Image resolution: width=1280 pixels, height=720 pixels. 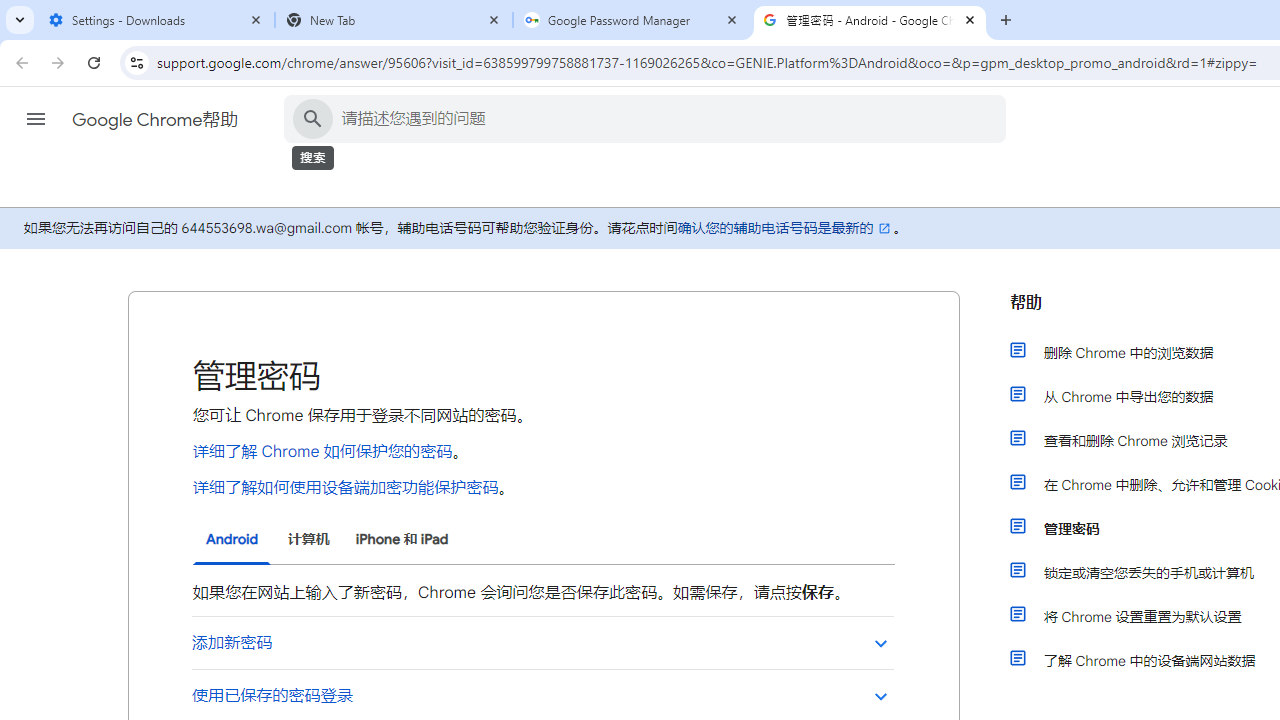 What do you see at coordinates (394, 20) in the screenshot?
I see `'New Tab'` at bounding box center [394, 20].